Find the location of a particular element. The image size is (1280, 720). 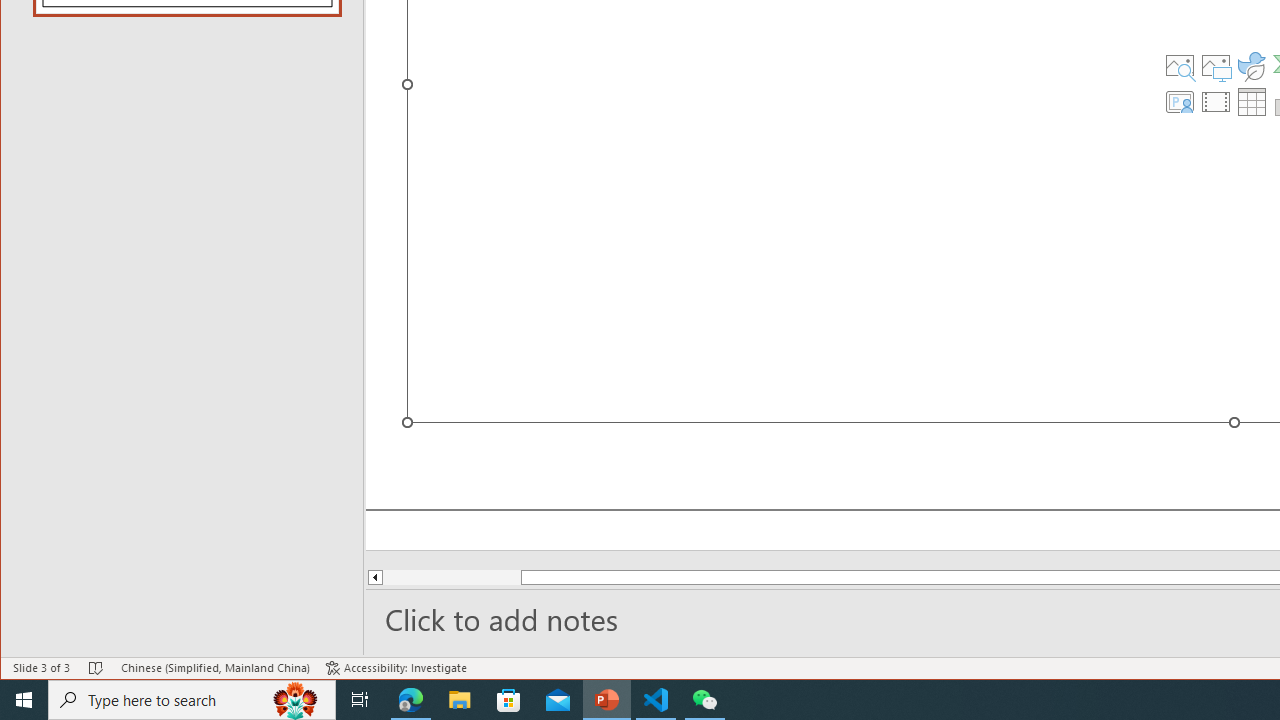

'Task View' is located at coordinates (359, 698).